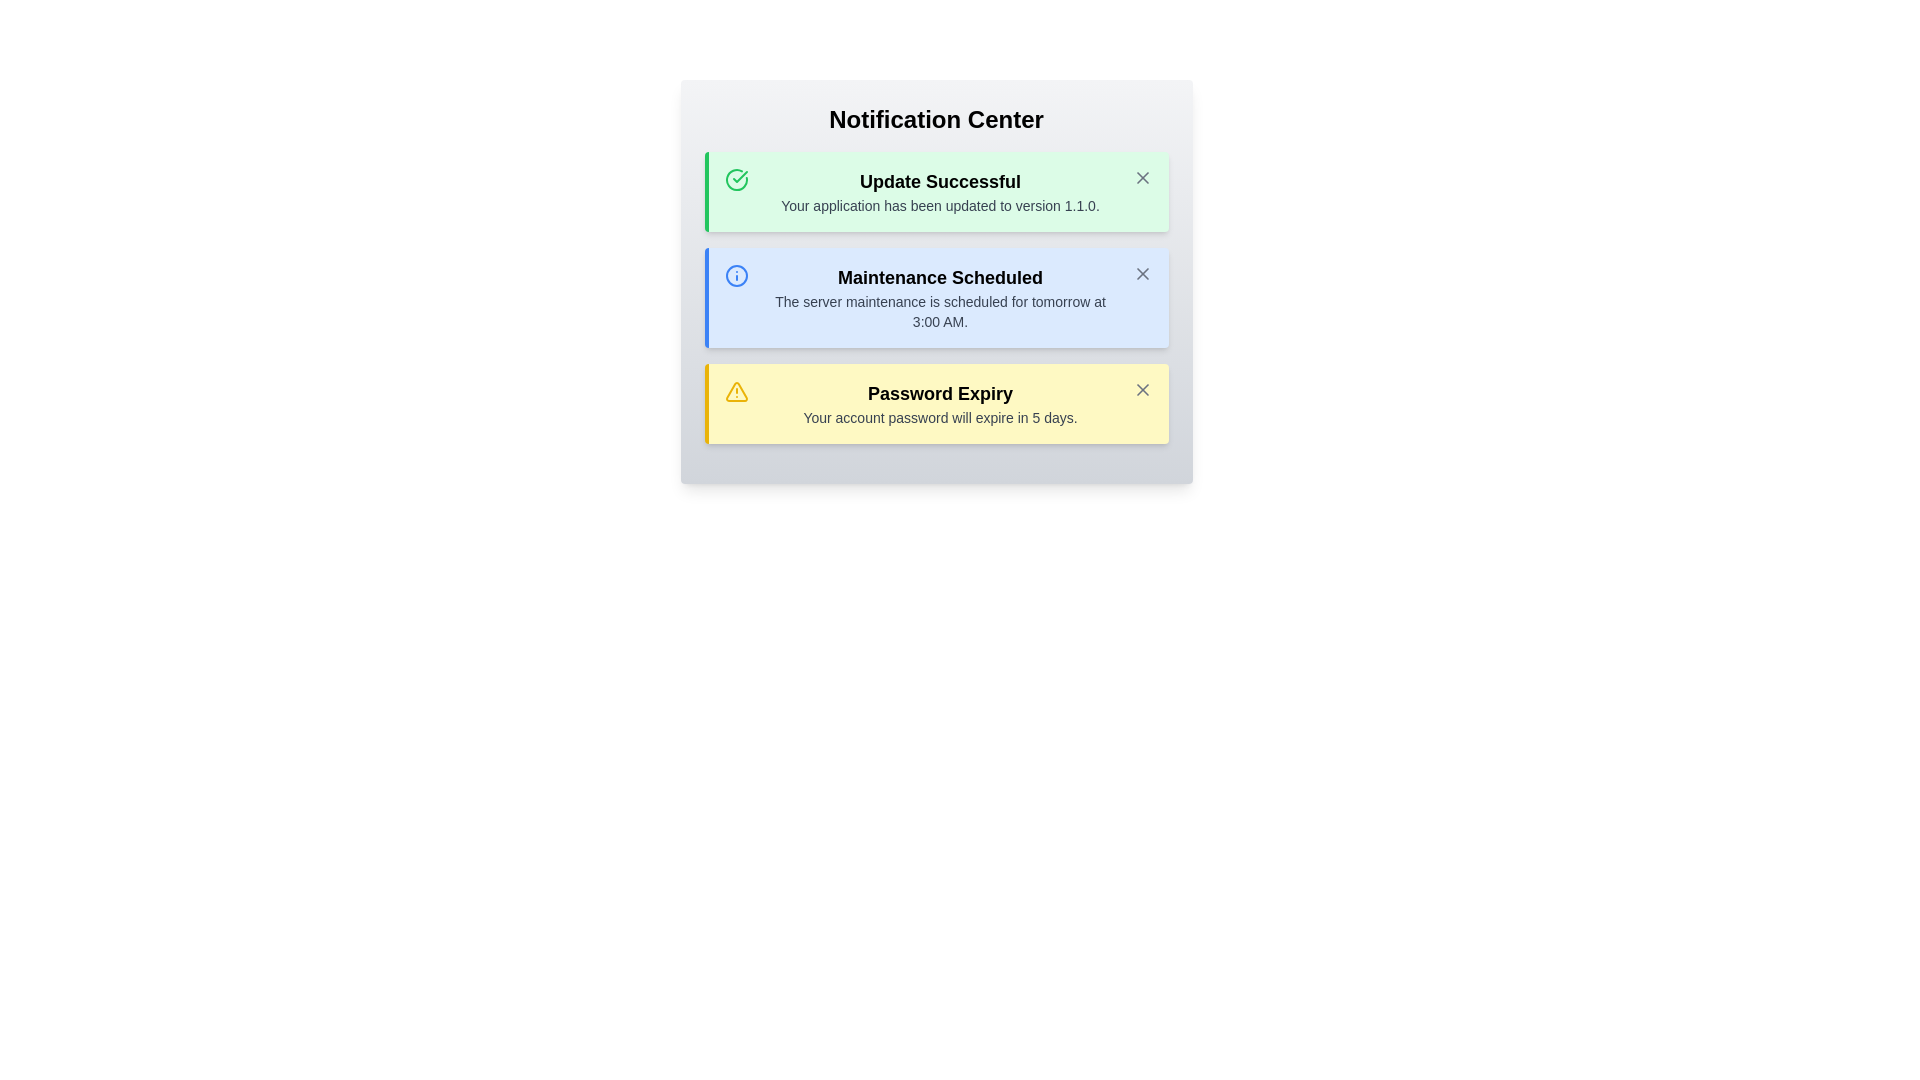  What do you see at coordinates (939, 416) in the screenshot?
I see `the informational text in the 'Password Expiry' section, which is the second line of text providing details about a password expiry event` at bounding box center [939, 416].